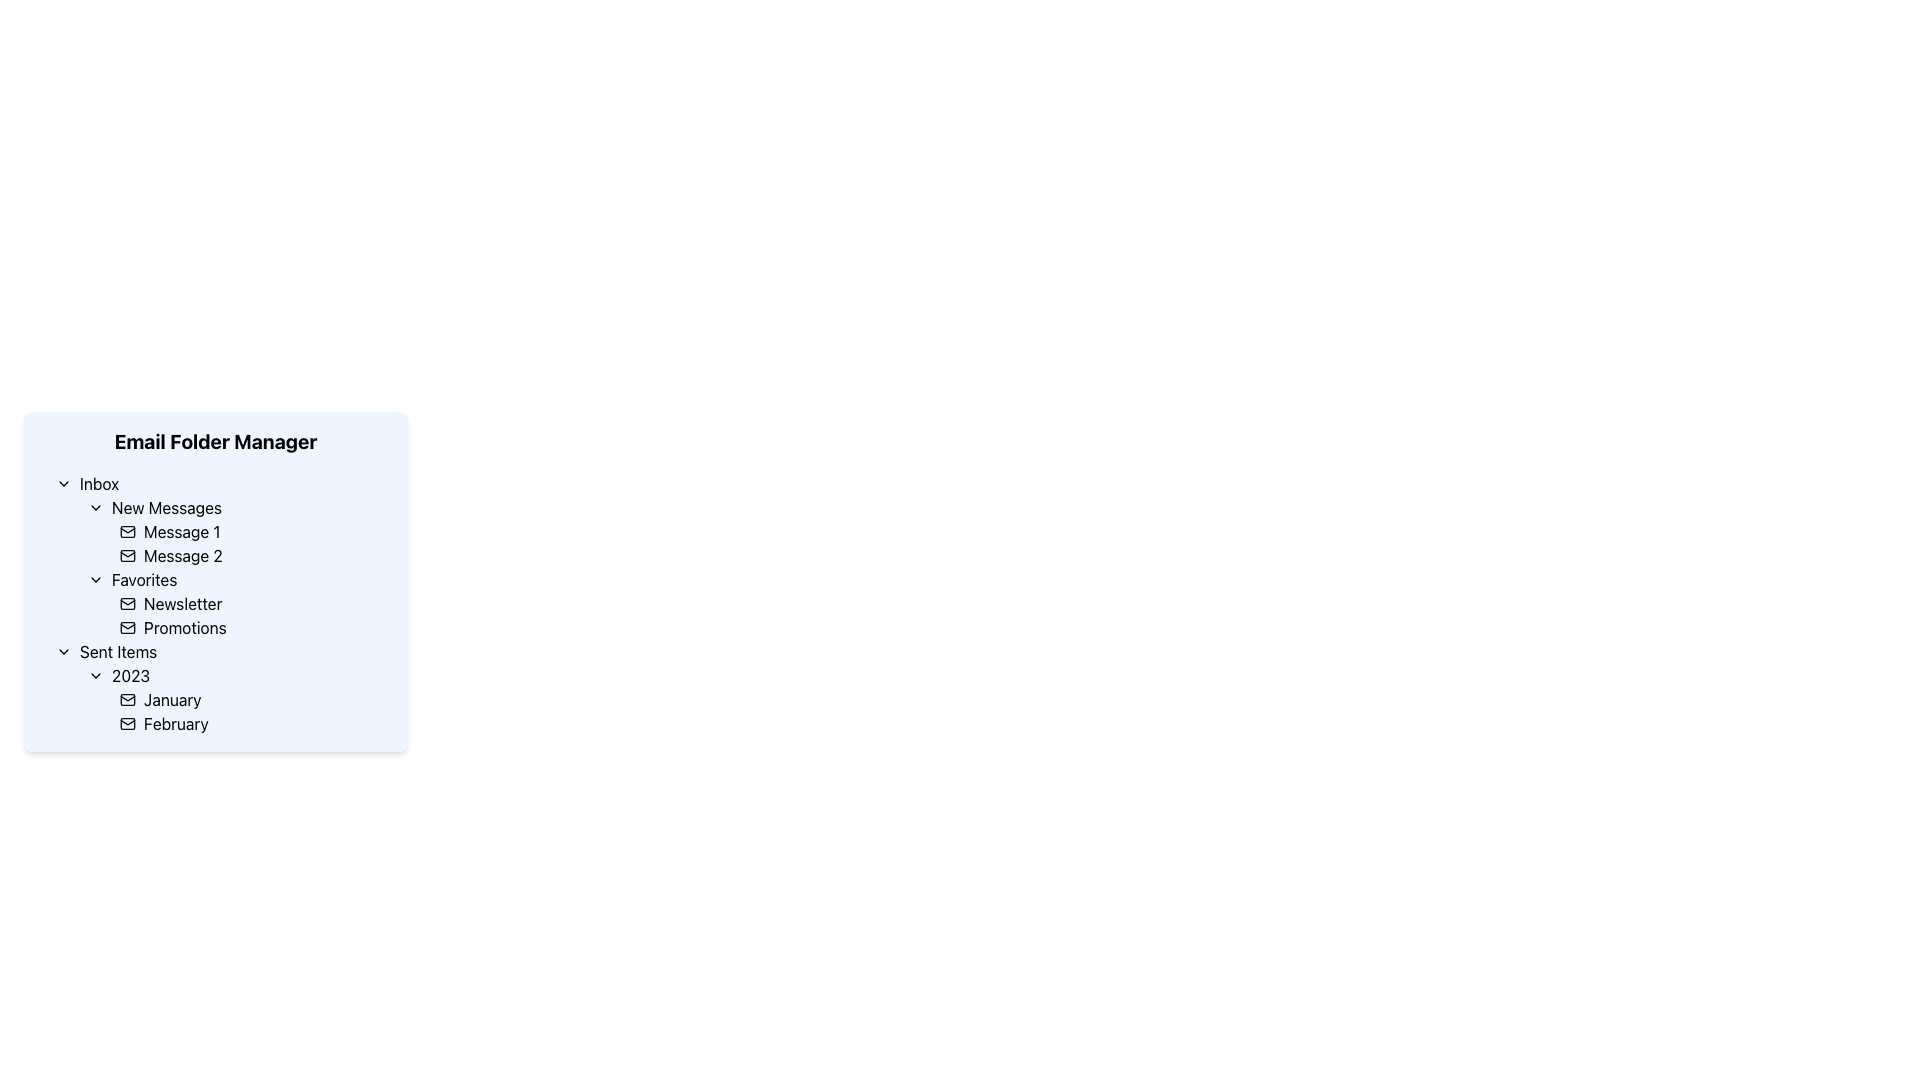 The width and height of the screenshot is (1920, 1080). I want to click on the static text label displaying 'Message 2' located under the 'Inbox' folder in the 'New Messages' subsection, so click(183, 555).